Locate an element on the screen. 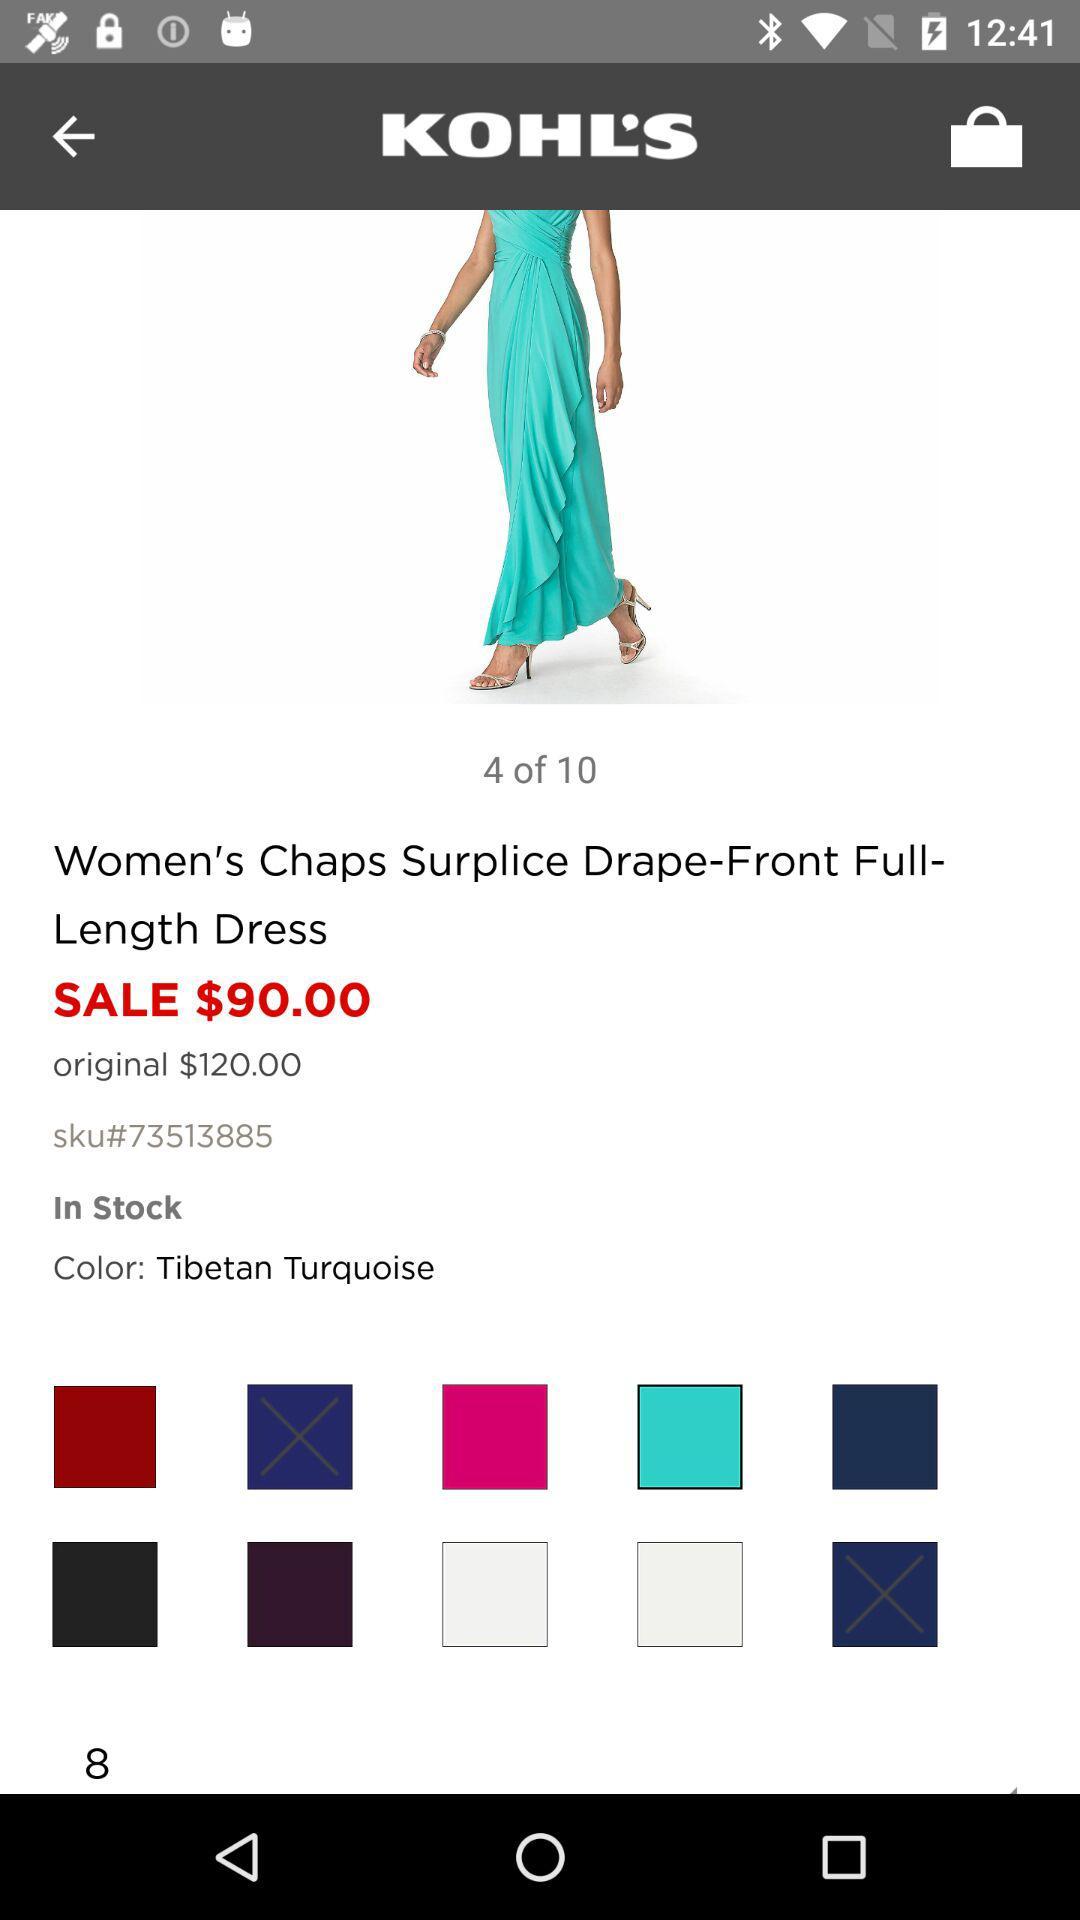  color is located at coordinates (689, 1593).